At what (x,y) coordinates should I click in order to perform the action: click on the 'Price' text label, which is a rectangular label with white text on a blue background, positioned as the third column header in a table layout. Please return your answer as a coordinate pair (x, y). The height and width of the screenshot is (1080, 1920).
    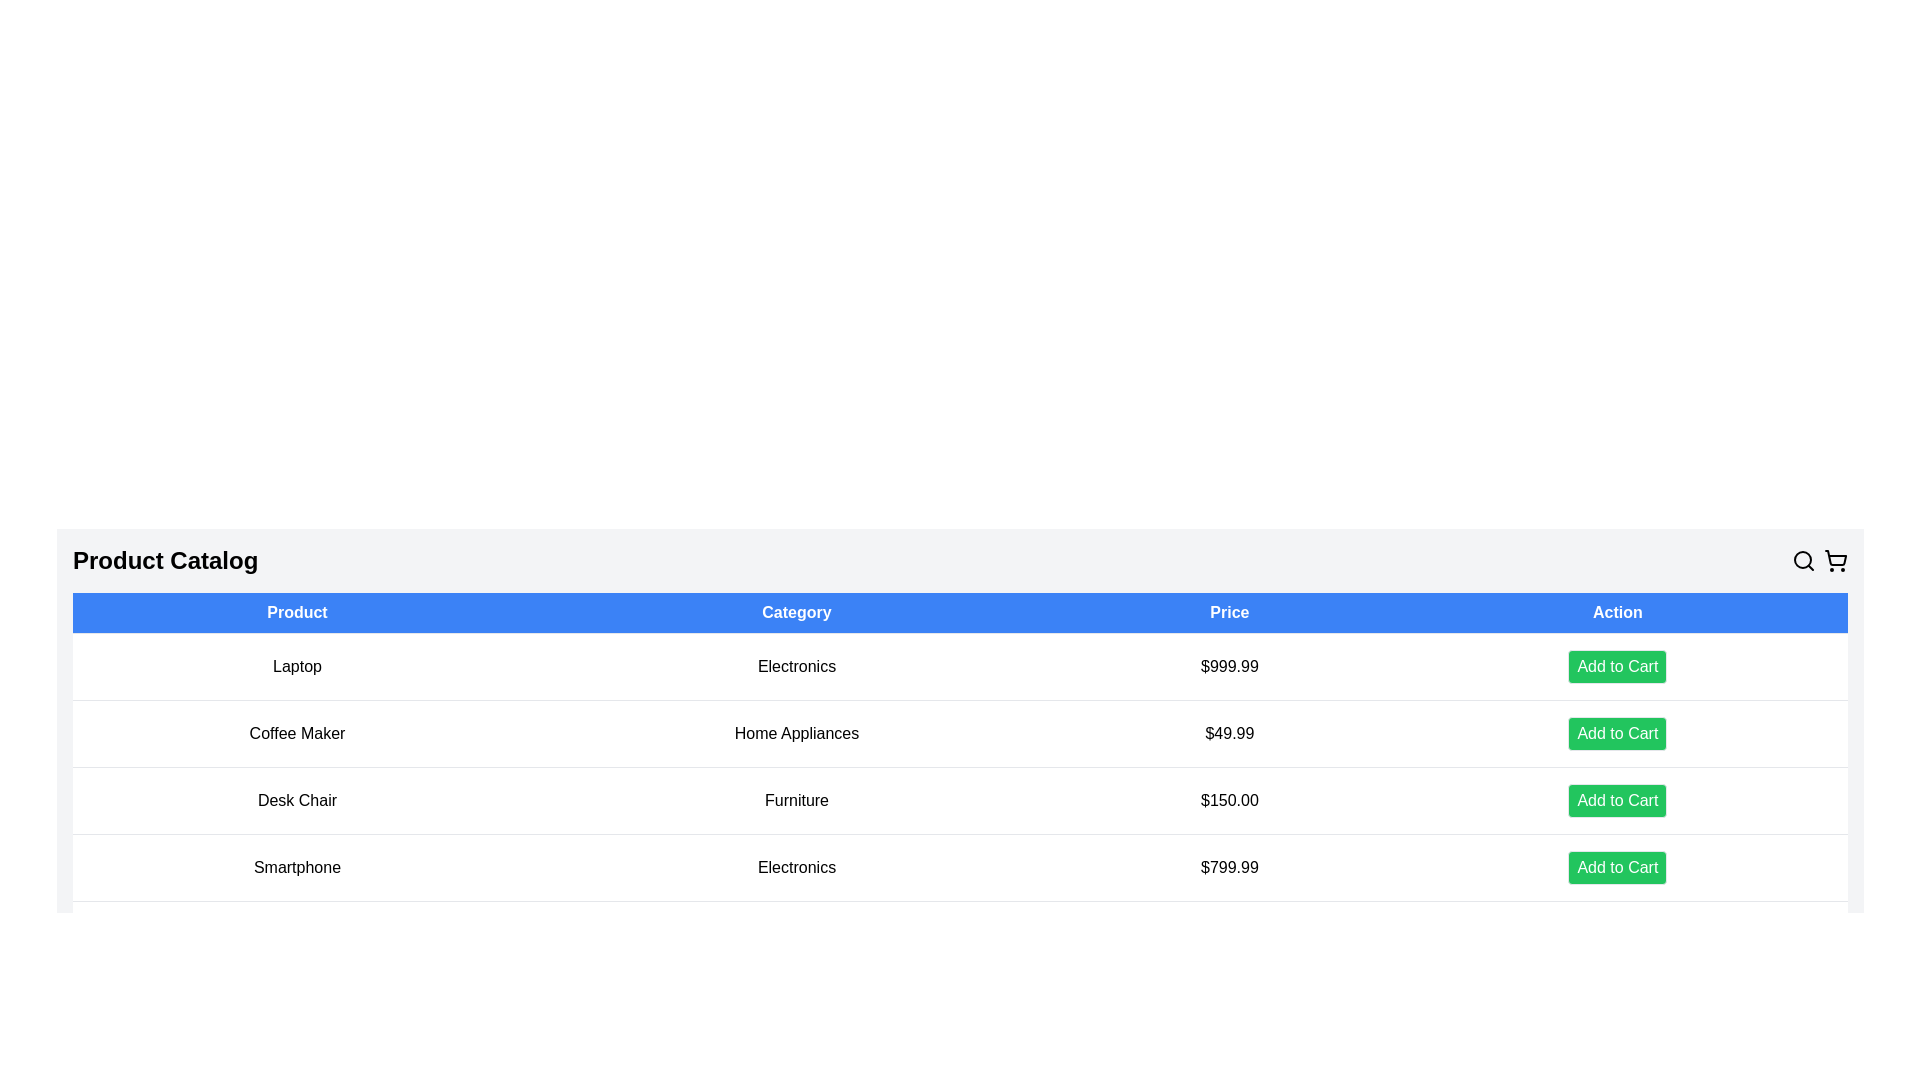
    Looking at the image, I should click on (1228, 612).